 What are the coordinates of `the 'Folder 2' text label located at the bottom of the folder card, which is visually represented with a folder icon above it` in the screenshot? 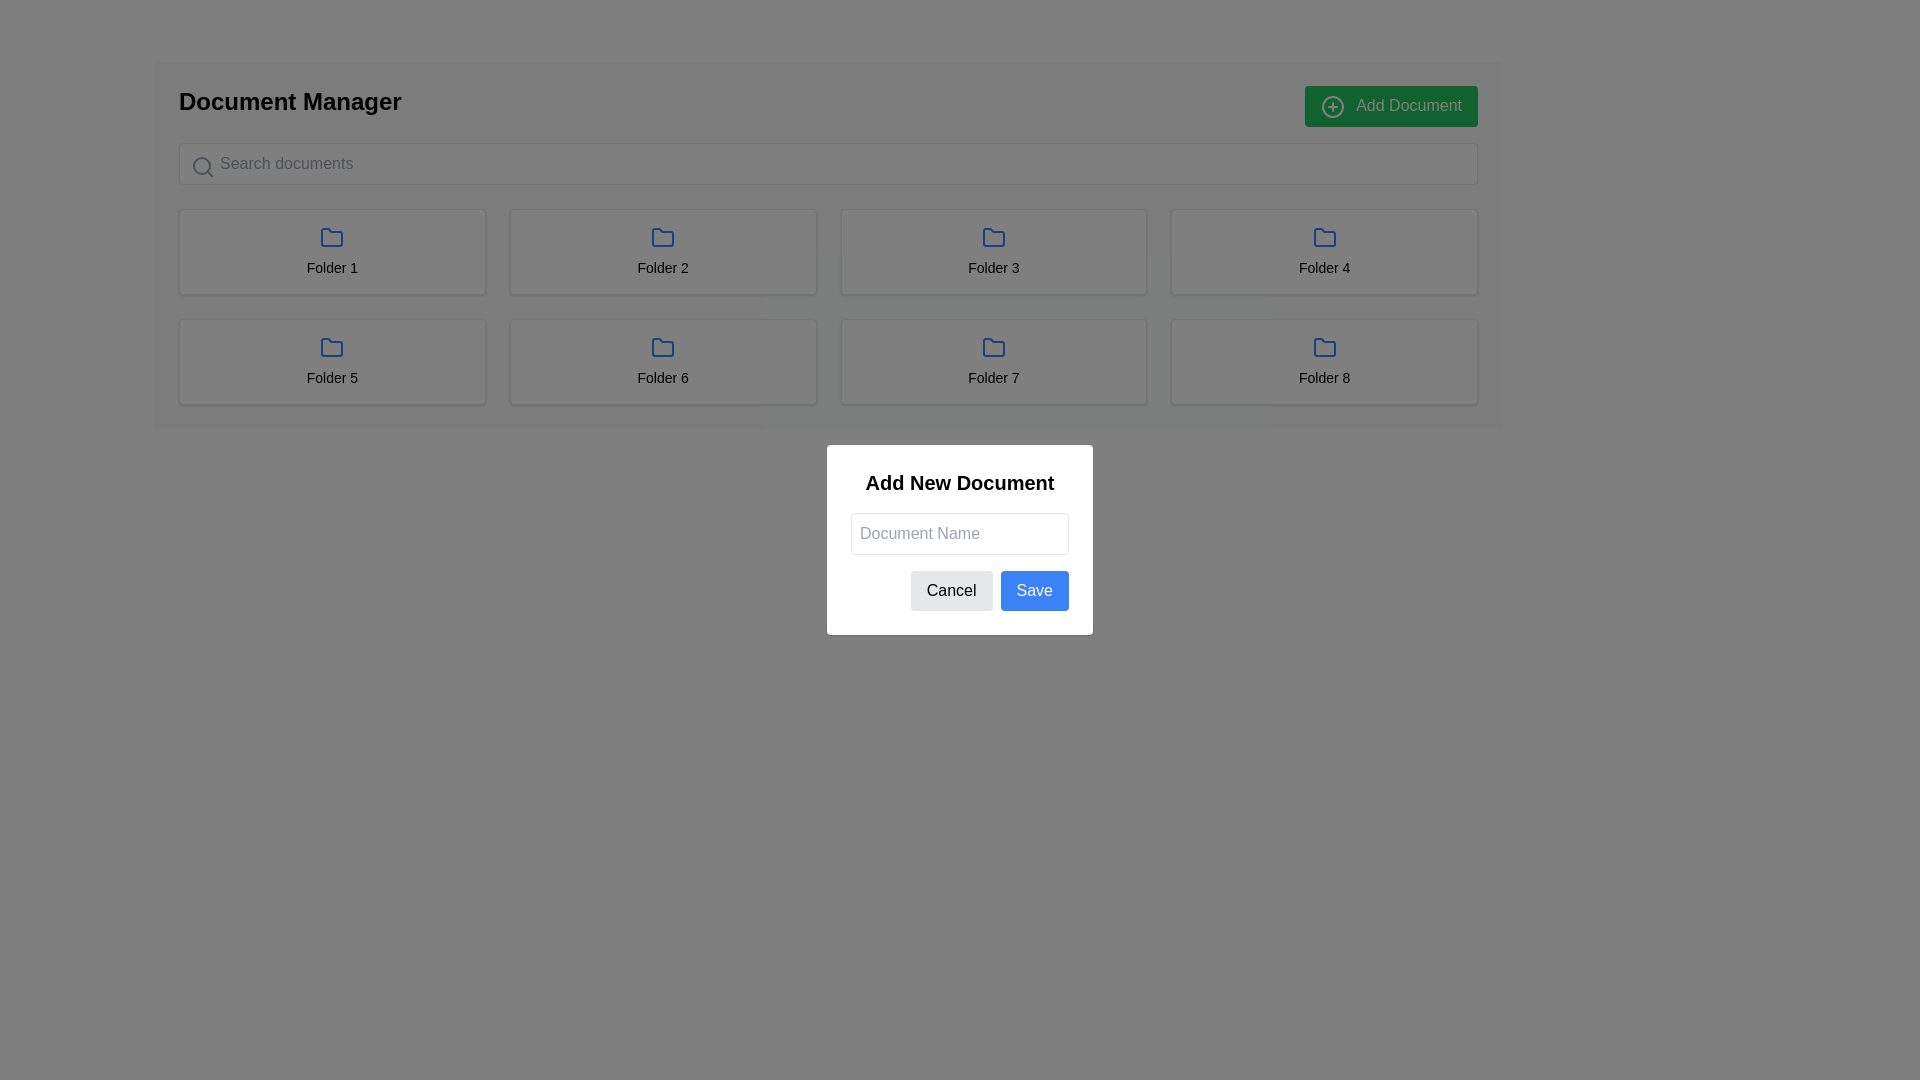 It's located at (663, 266).